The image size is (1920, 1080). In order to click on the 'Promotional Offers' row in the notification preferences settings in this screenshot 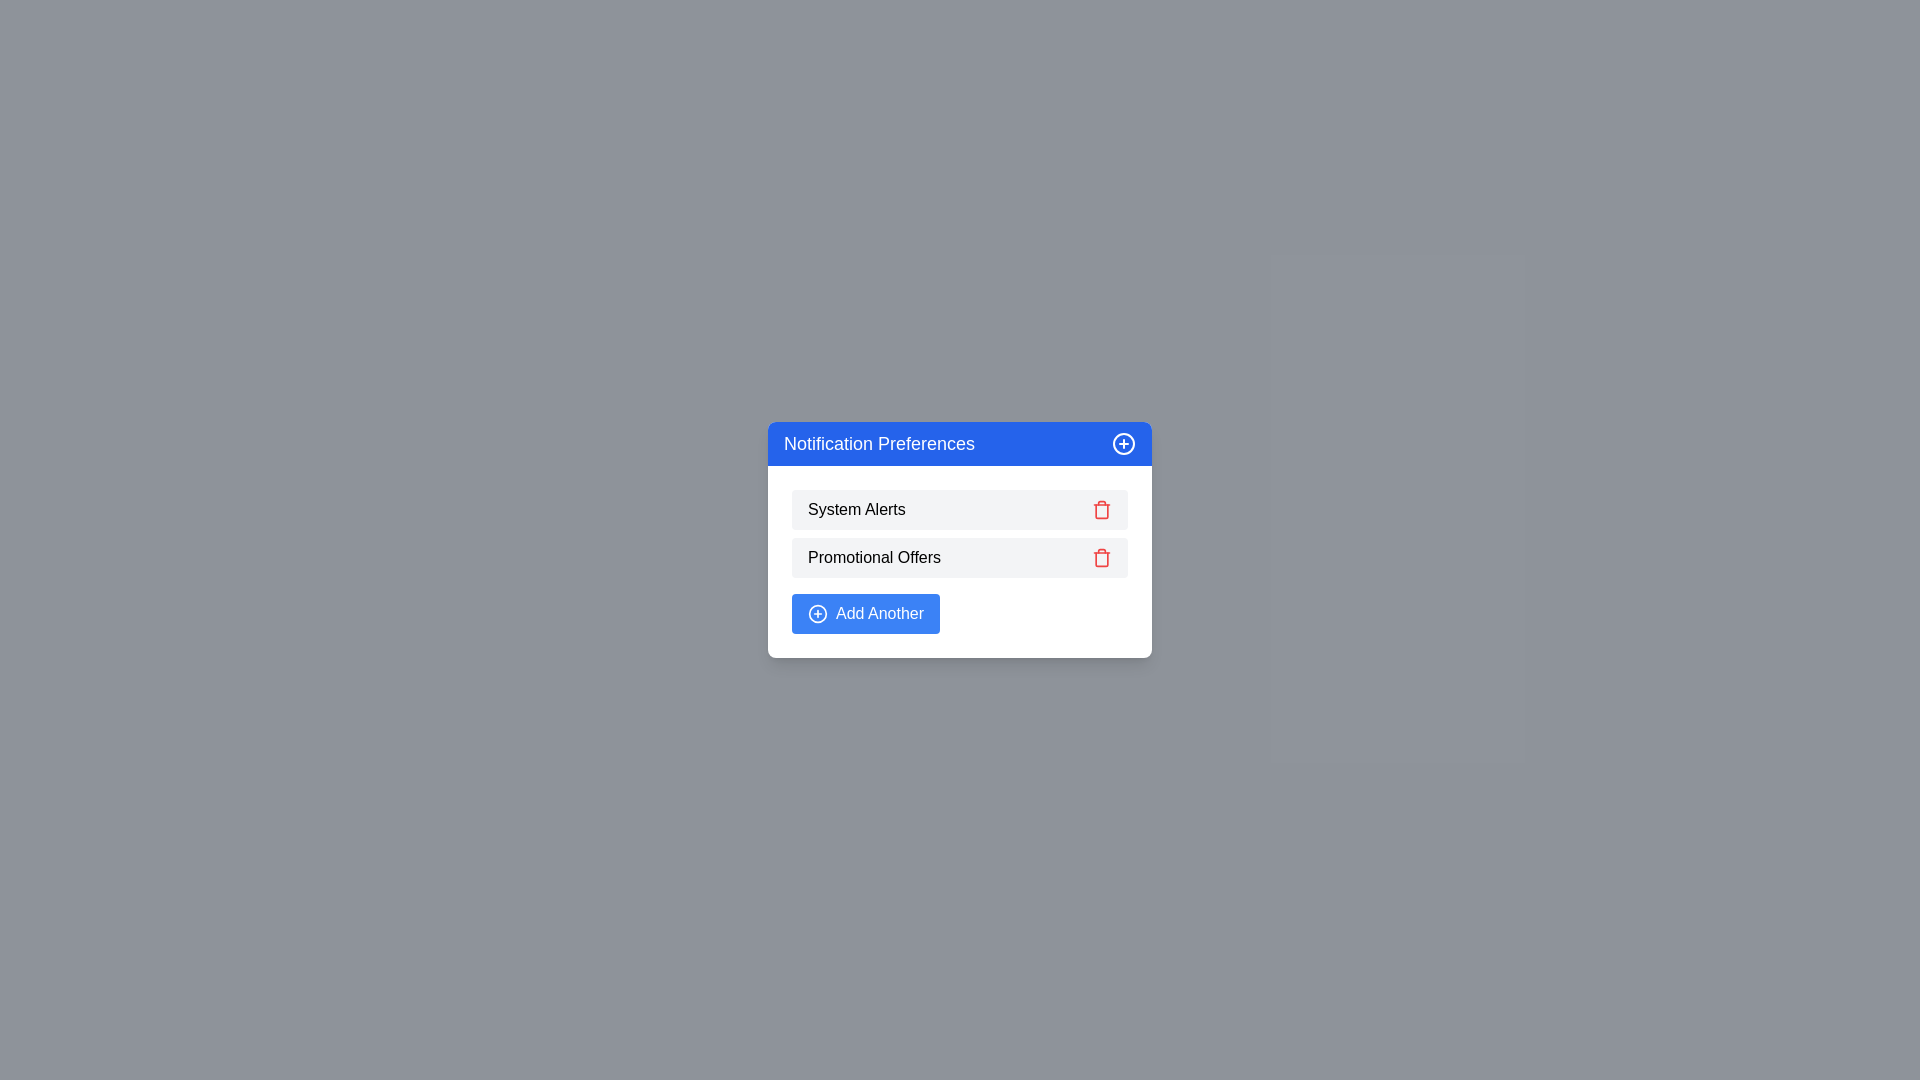, I will do `click(960, 562)`.